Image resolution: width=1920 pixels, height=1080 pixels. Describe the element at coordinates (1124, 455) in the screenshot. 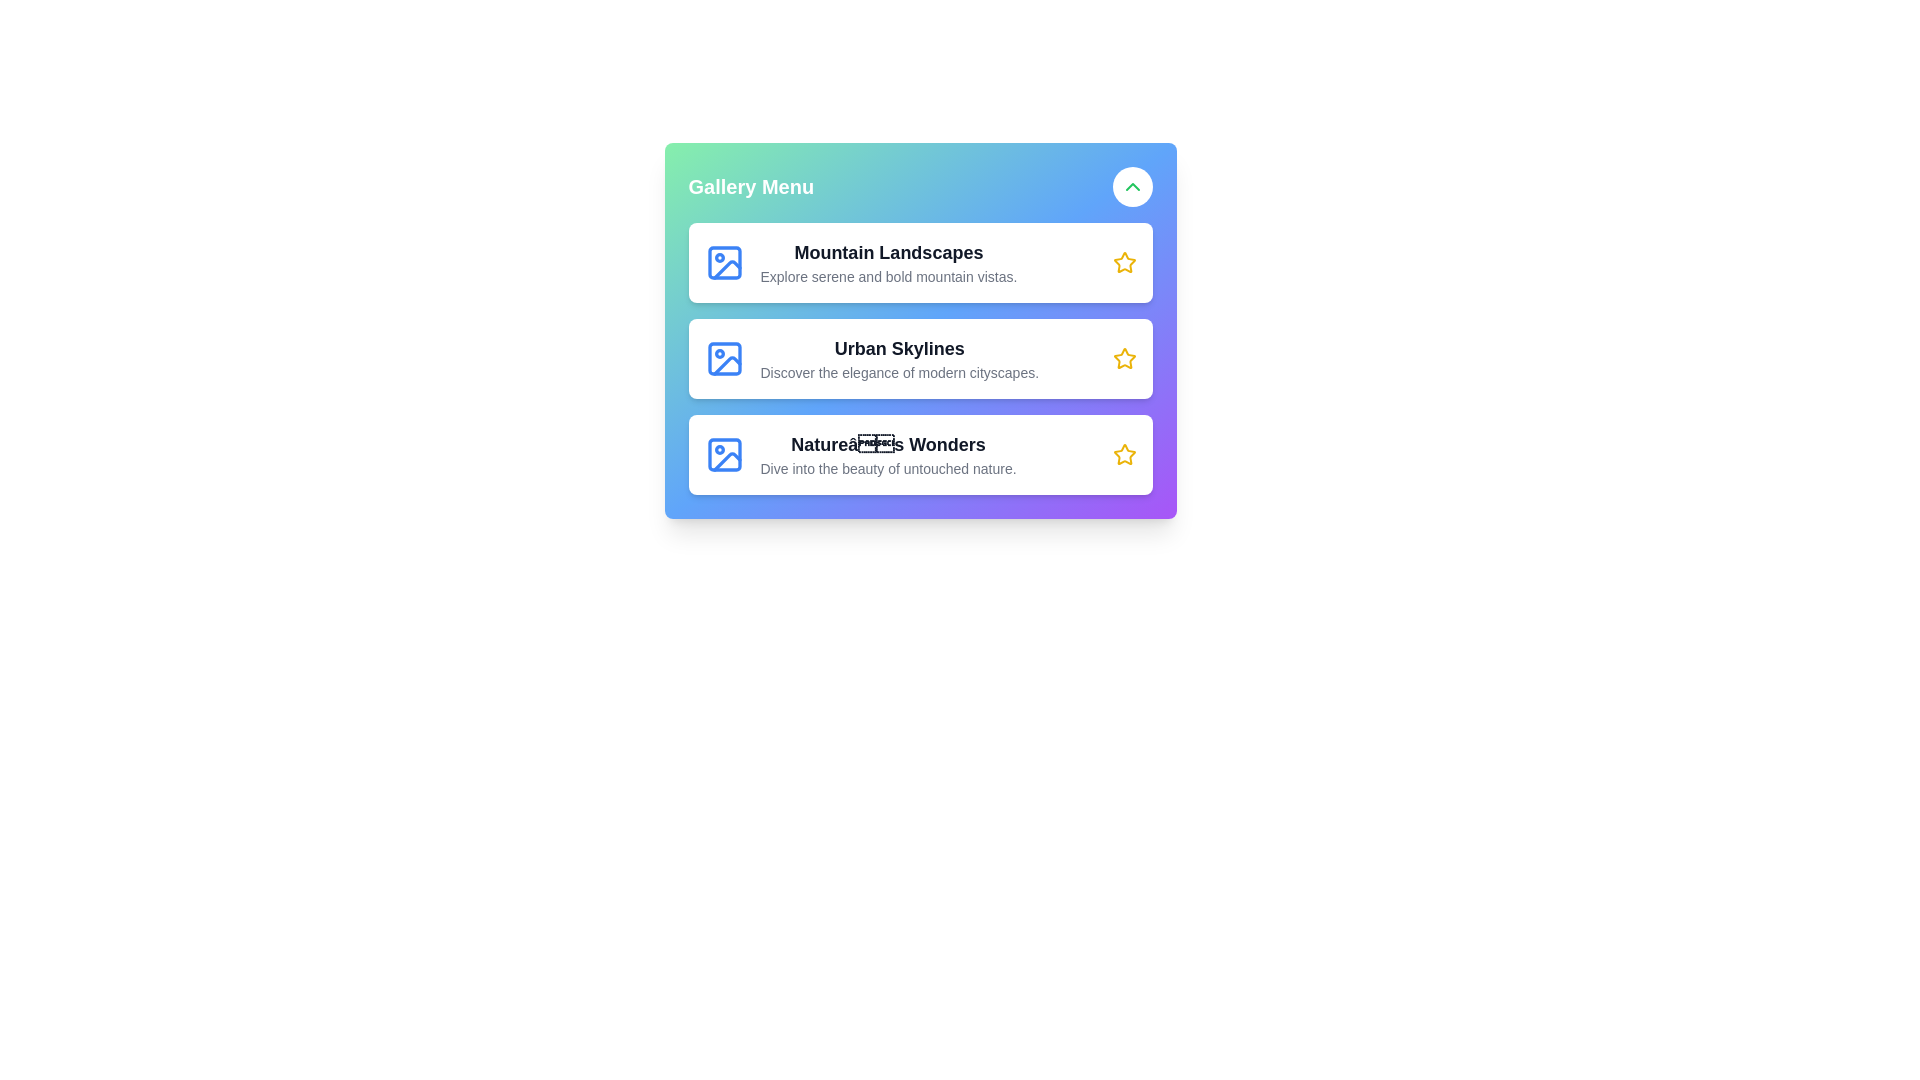

I see `the star icon corresponding to the gallery item Nature's Wonders to mark it as a favorite` at that location.